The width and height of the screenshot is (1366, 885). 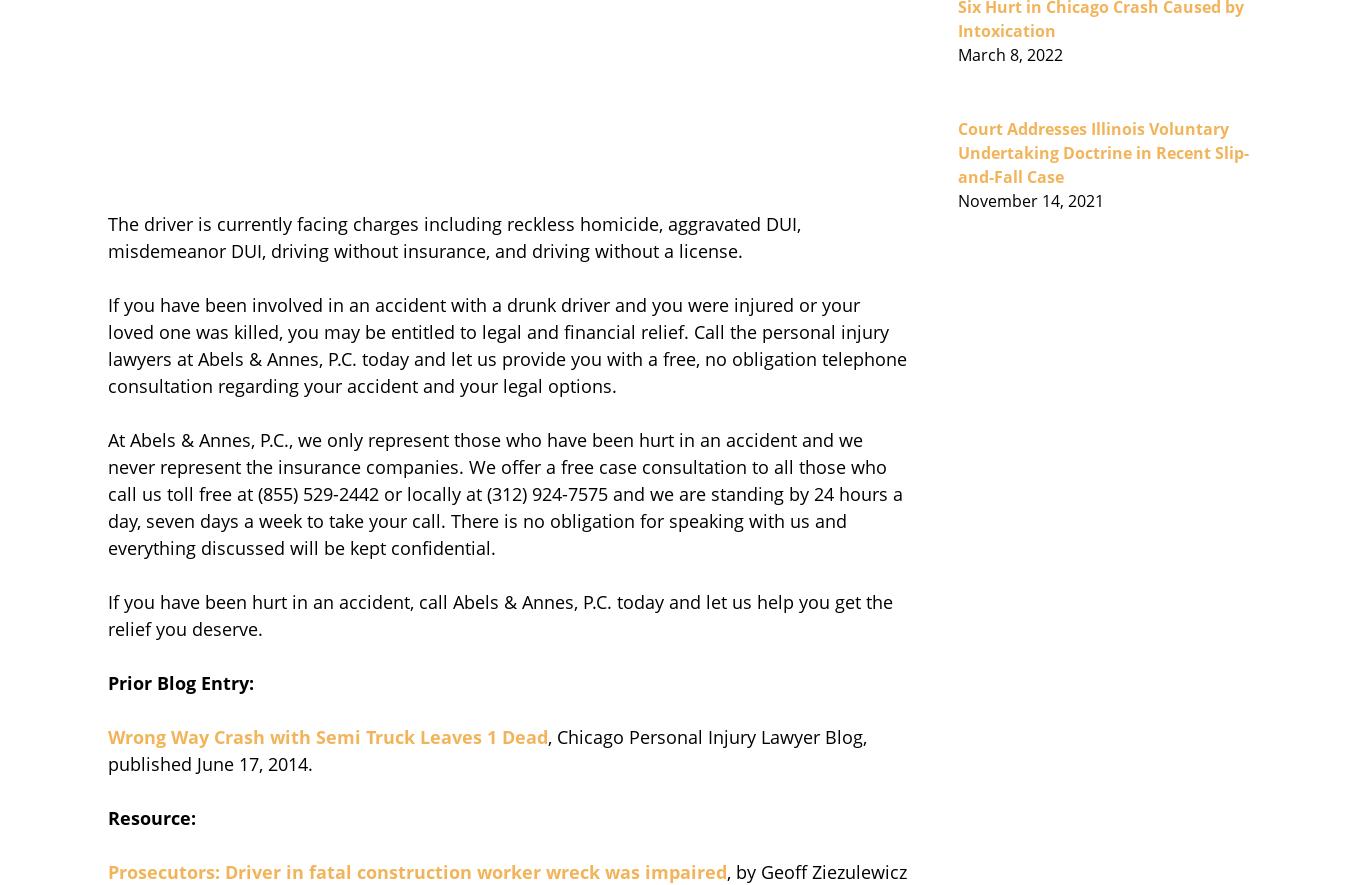 What do you see at coordinates (500, 614) in the screenshot?
I see `'If you have been hurt in an accident, call Abels & Annes, P.C. today and let us help you get the relief you deserve.'` at bounding box center [500, 614].